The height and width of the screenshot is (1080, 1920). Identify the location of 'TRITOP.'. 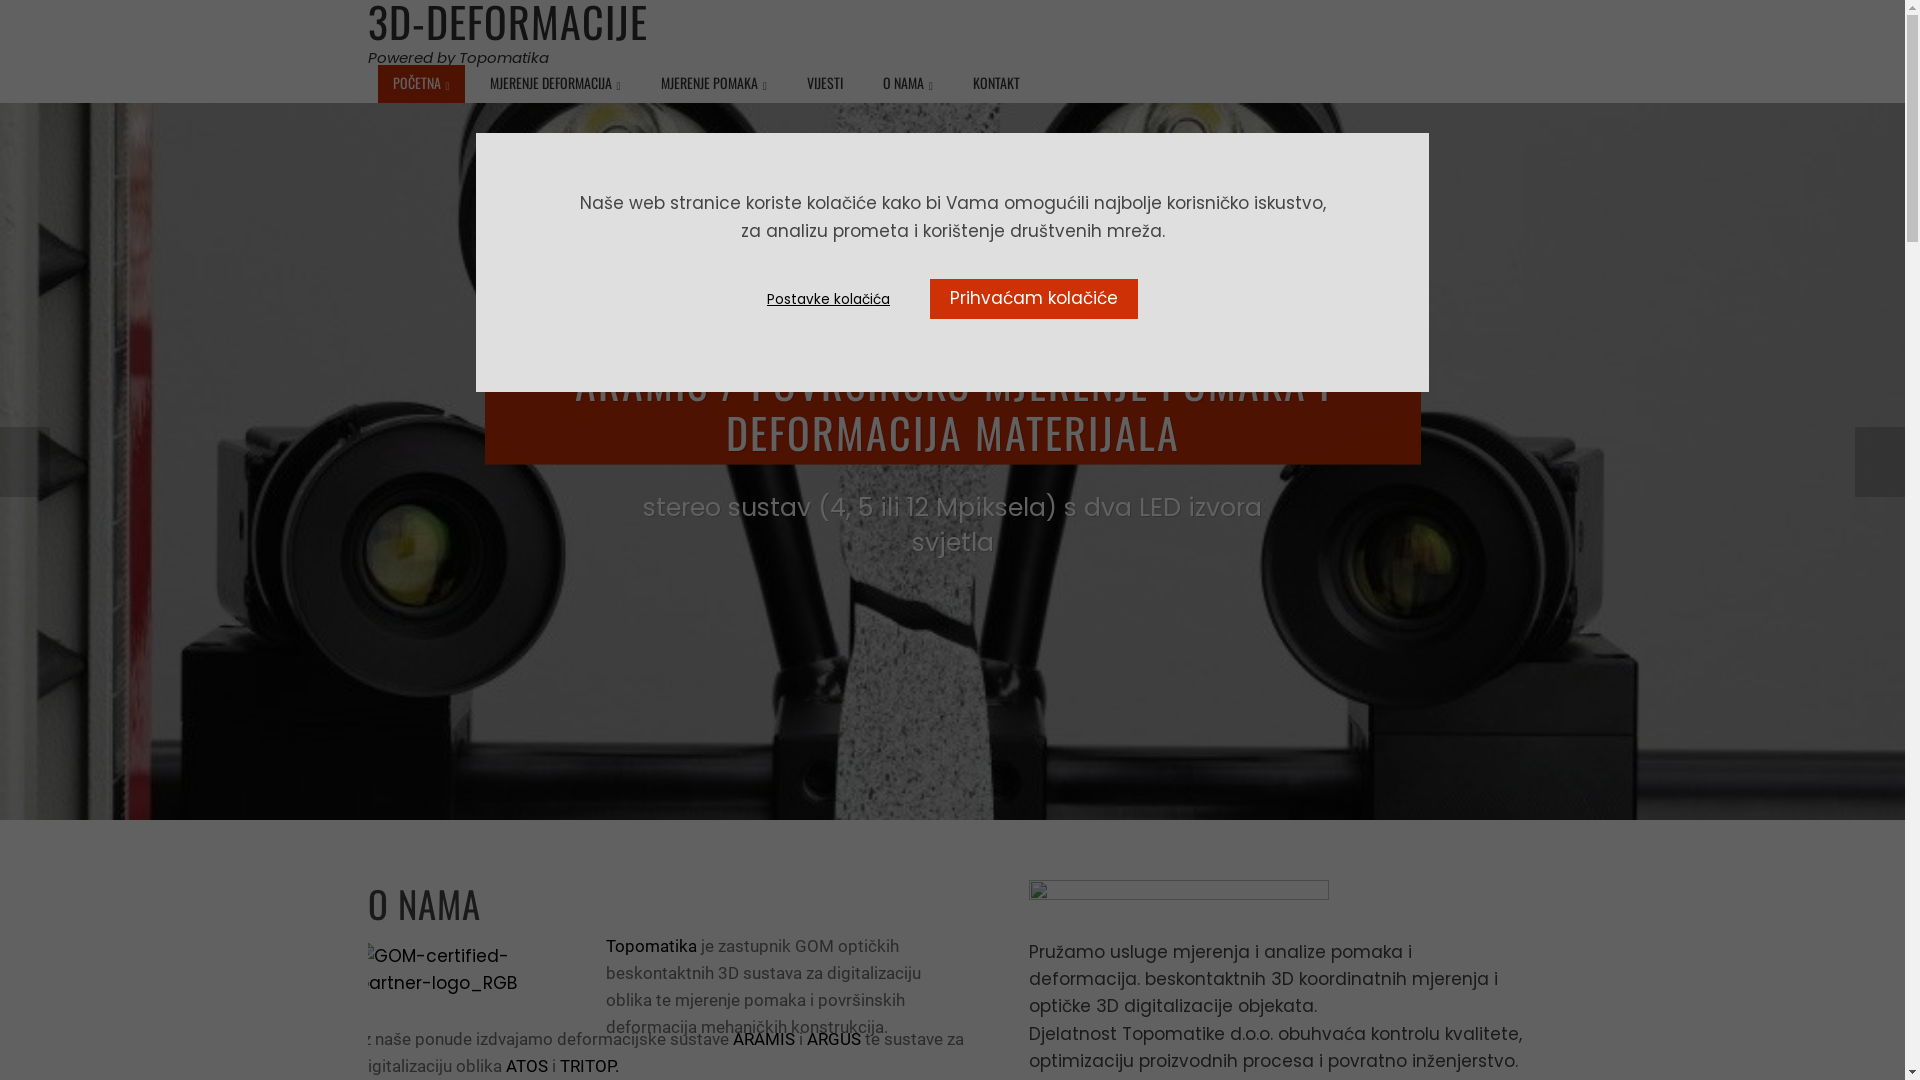
(586, 1064).